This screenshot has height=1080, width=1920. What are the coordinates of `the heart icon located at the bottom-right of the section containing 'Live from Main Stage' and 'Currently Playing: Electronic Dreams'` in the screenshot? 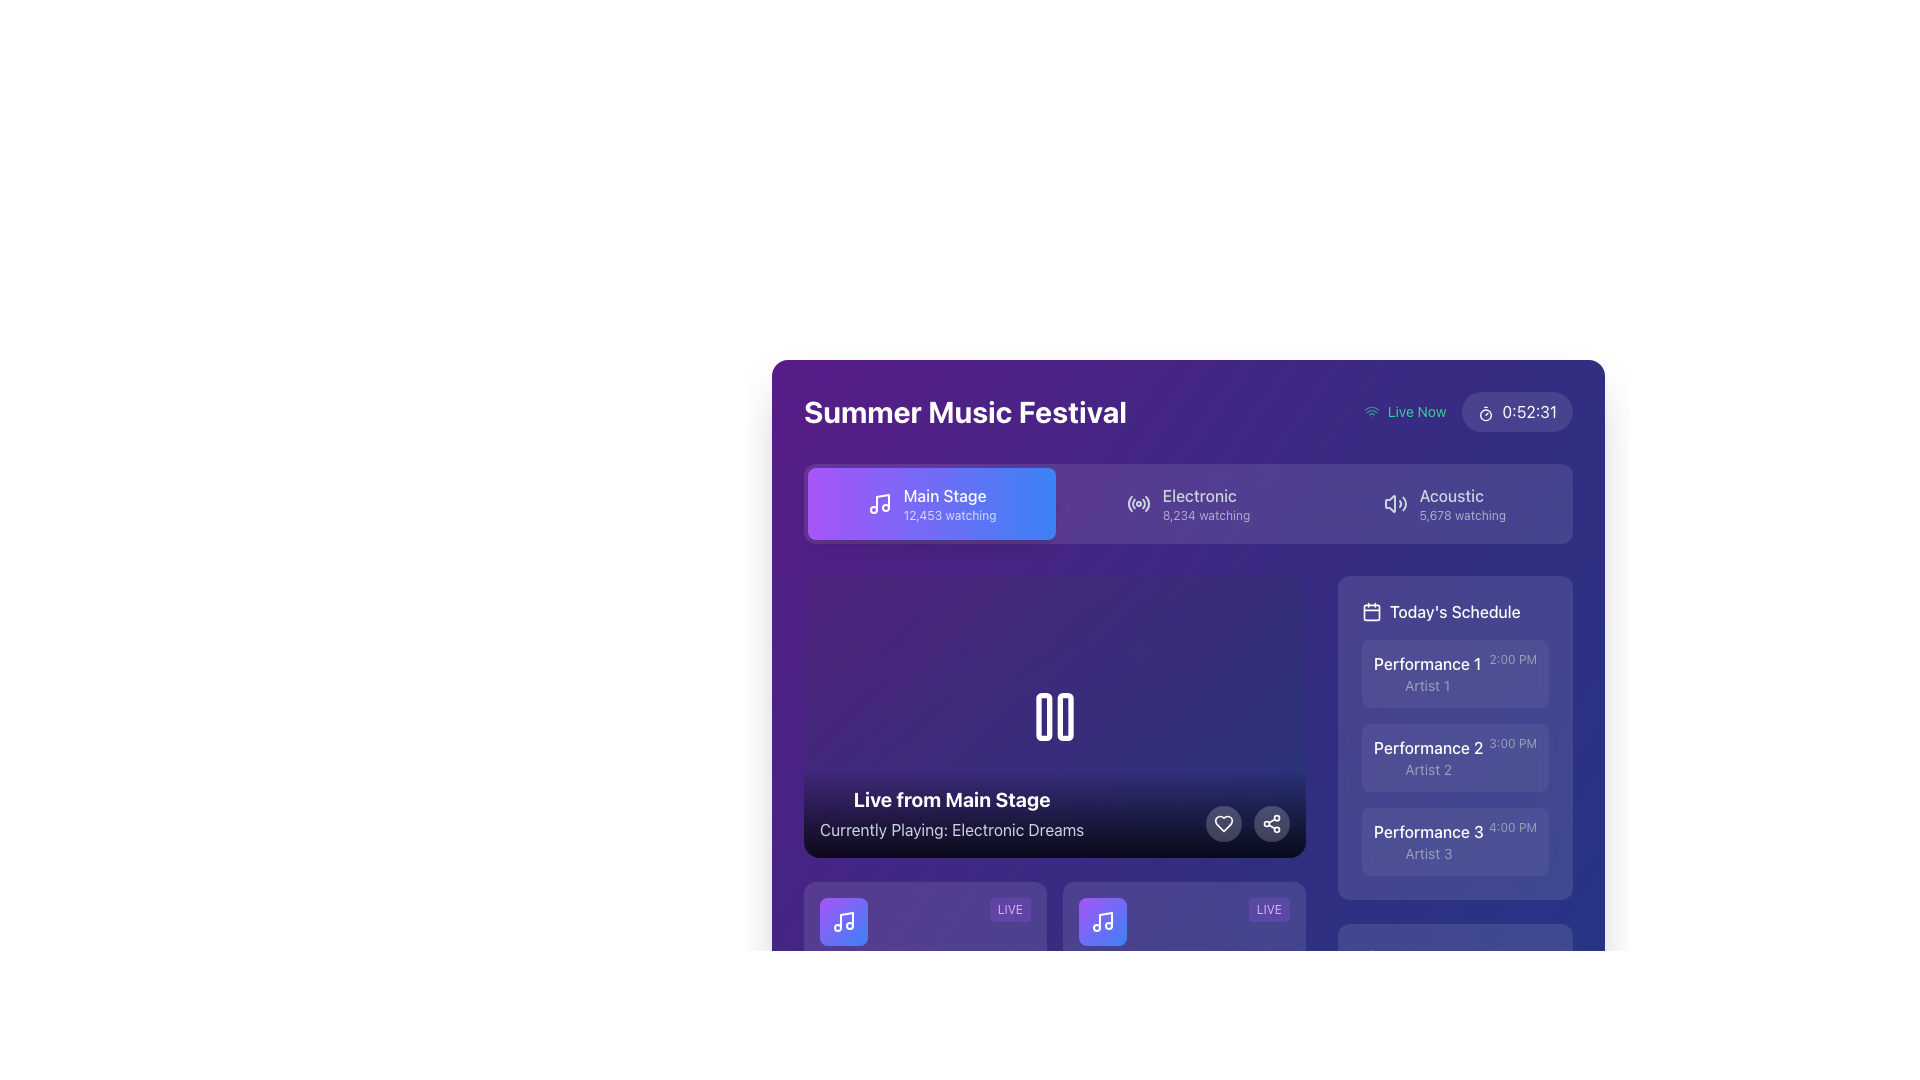 It's located at (1223, 824).